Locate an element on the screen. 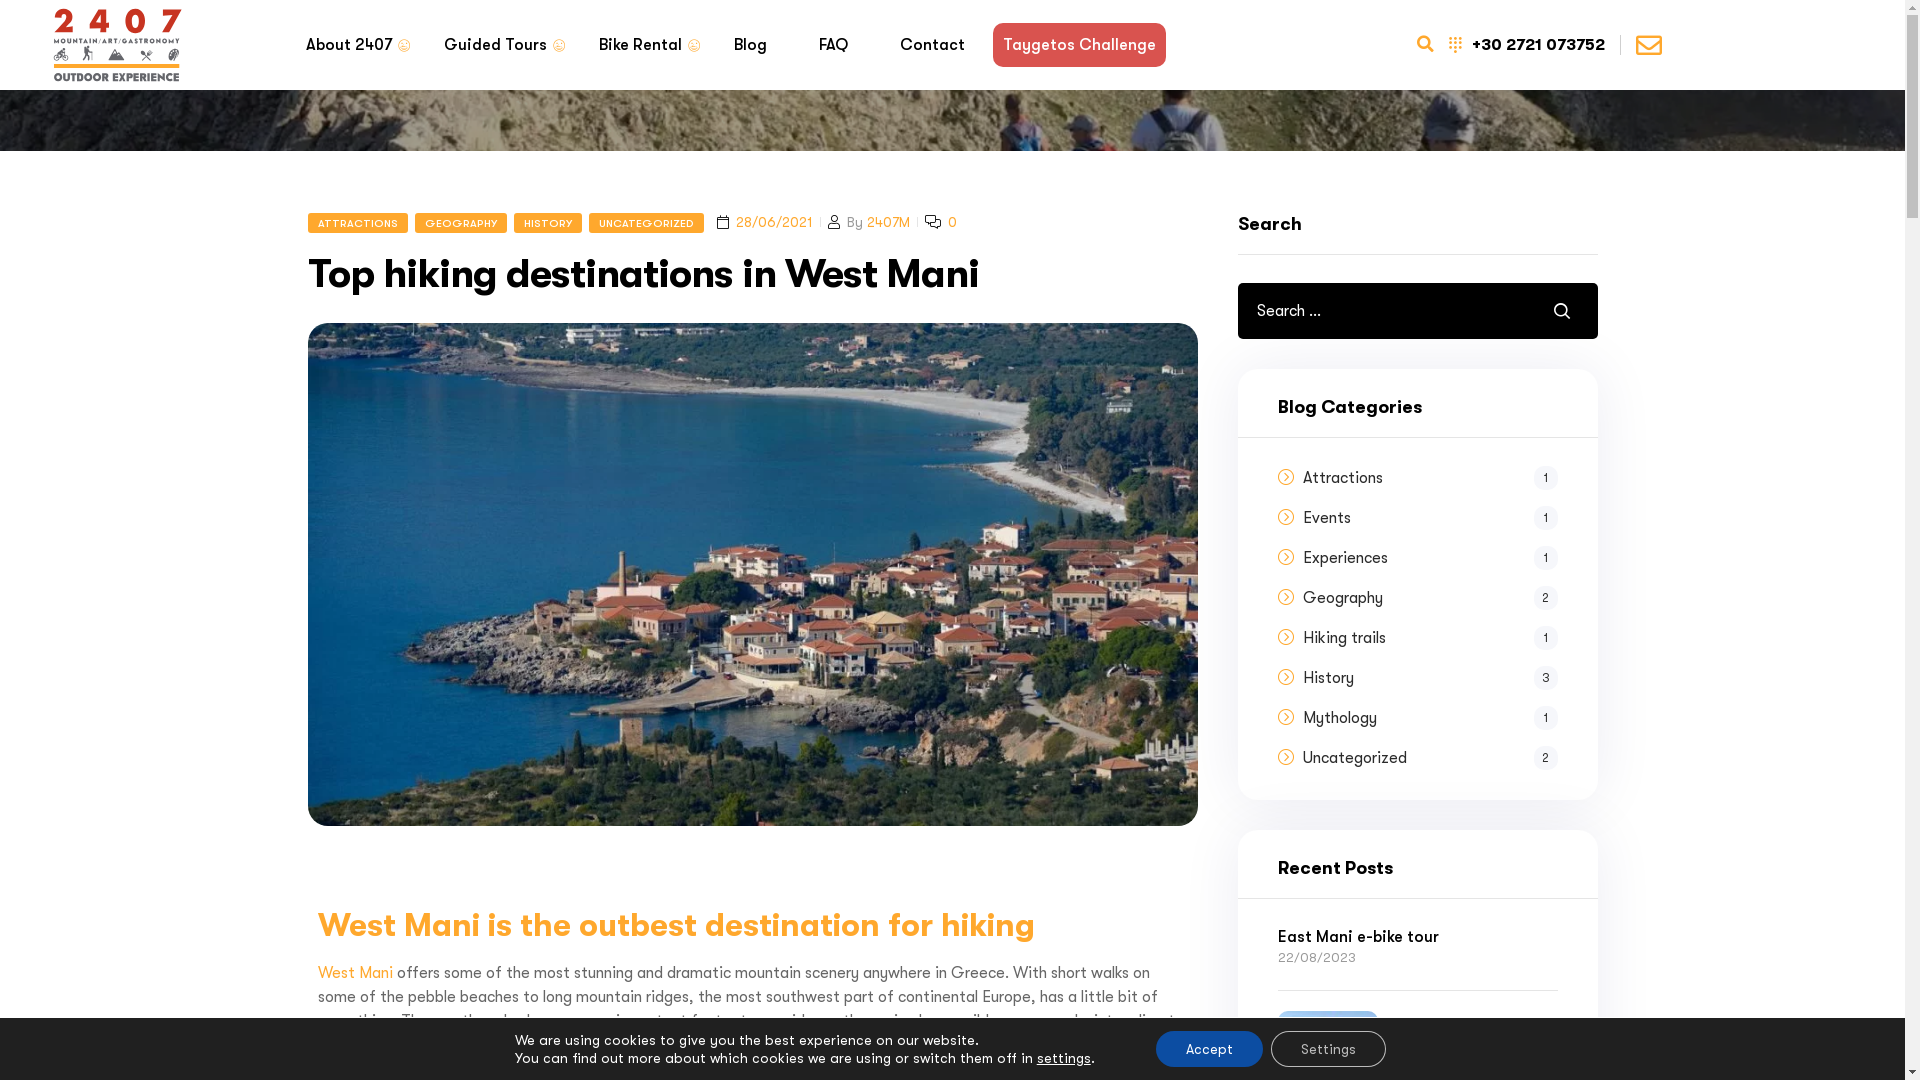  'ATTRACTIONS' is located at coordinates (358, 223).